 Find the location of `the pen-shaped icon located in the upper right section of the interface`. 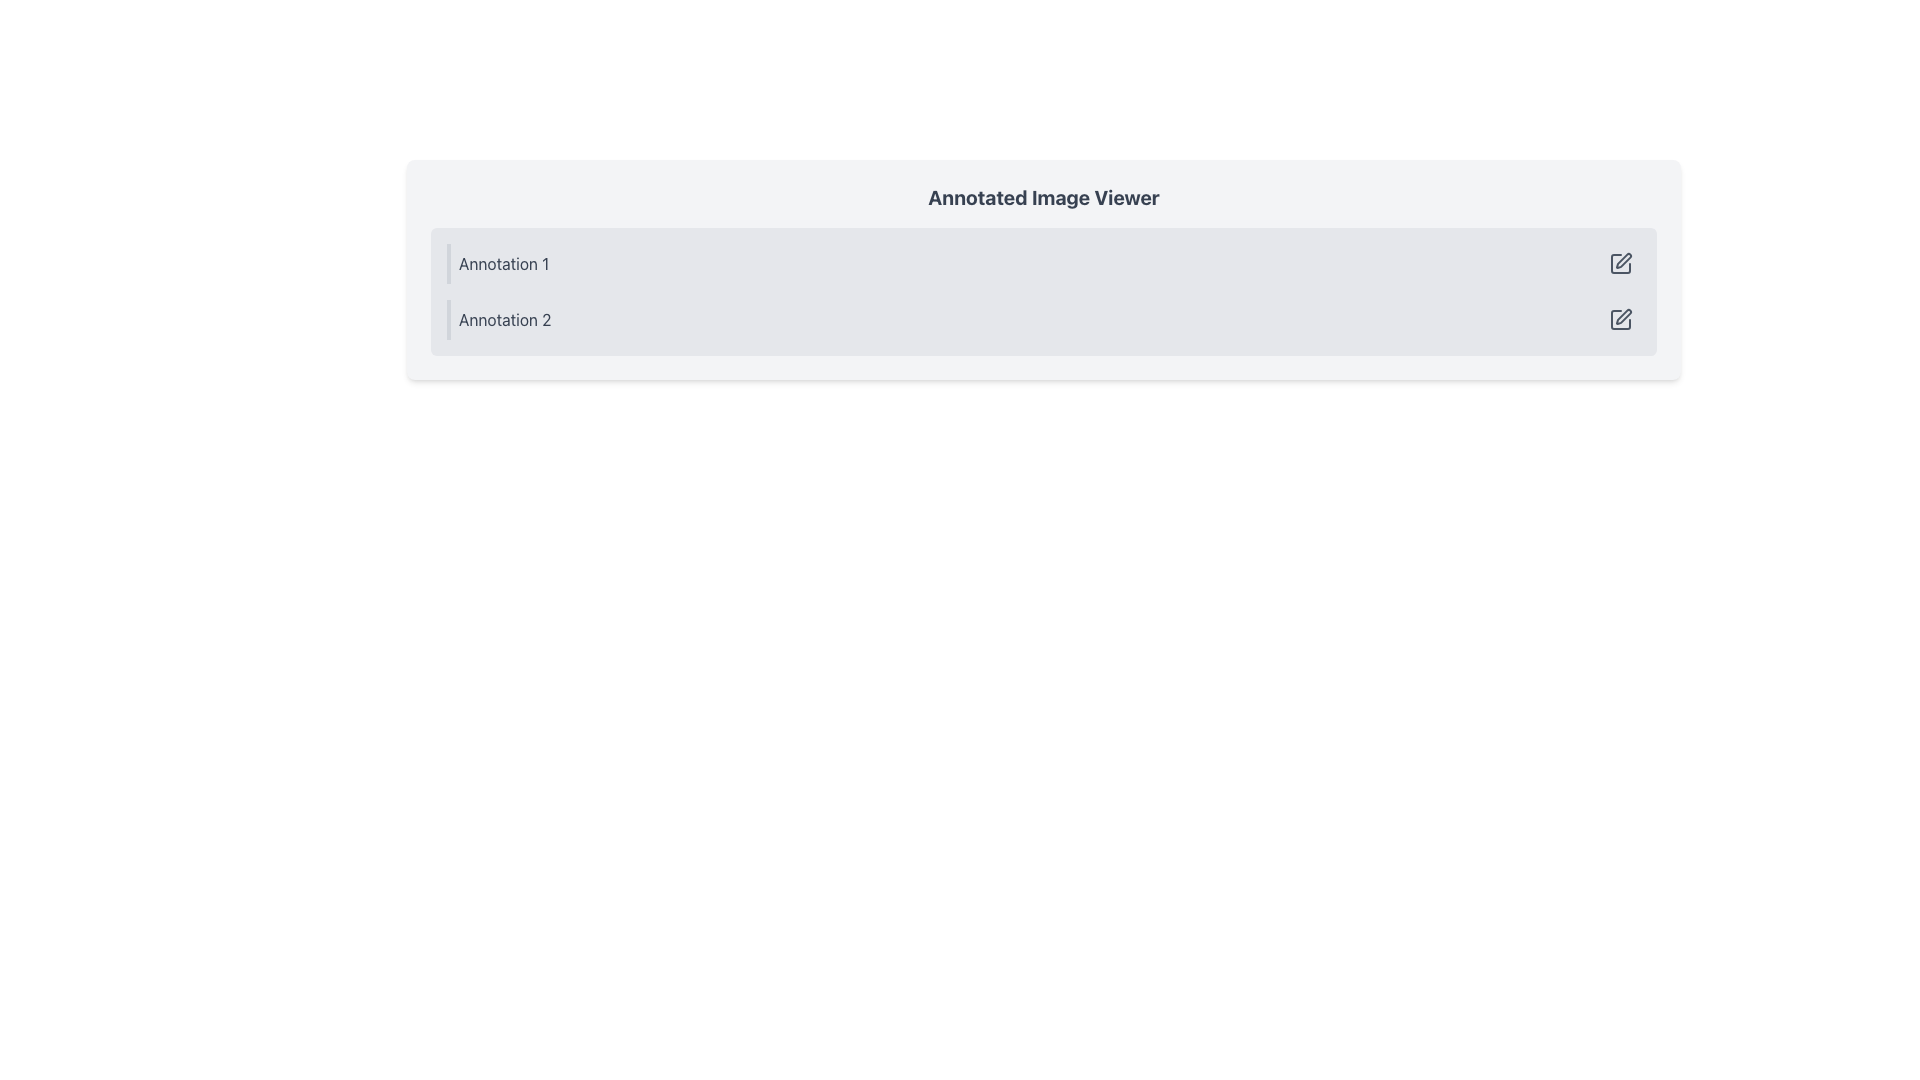

the pen-shaped icon located in the upper right section of the interface is located at coordinates (1622, 260).